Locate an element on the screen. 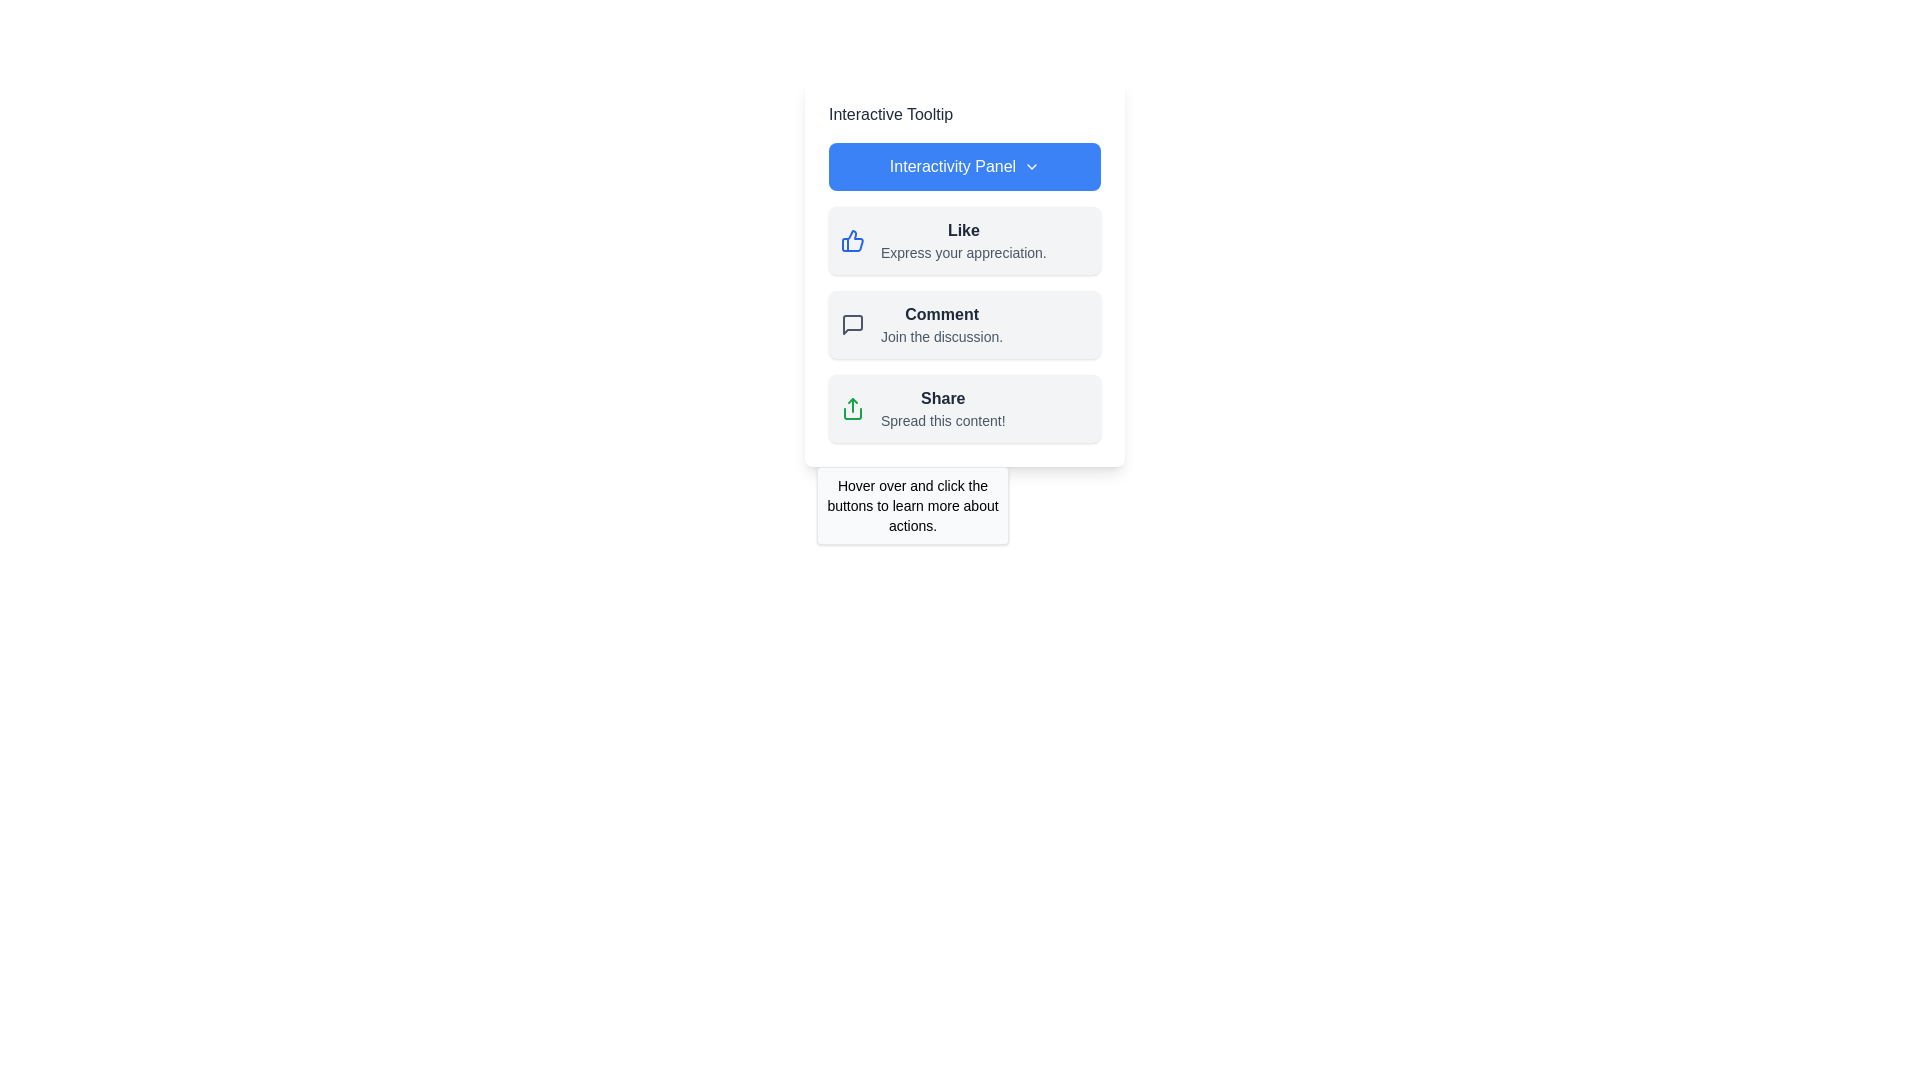 This screenshot has width=1920, height=1080. the 'Interactivity Panel' button with a blue background and rounded corners is located at coordinates (964, 165).